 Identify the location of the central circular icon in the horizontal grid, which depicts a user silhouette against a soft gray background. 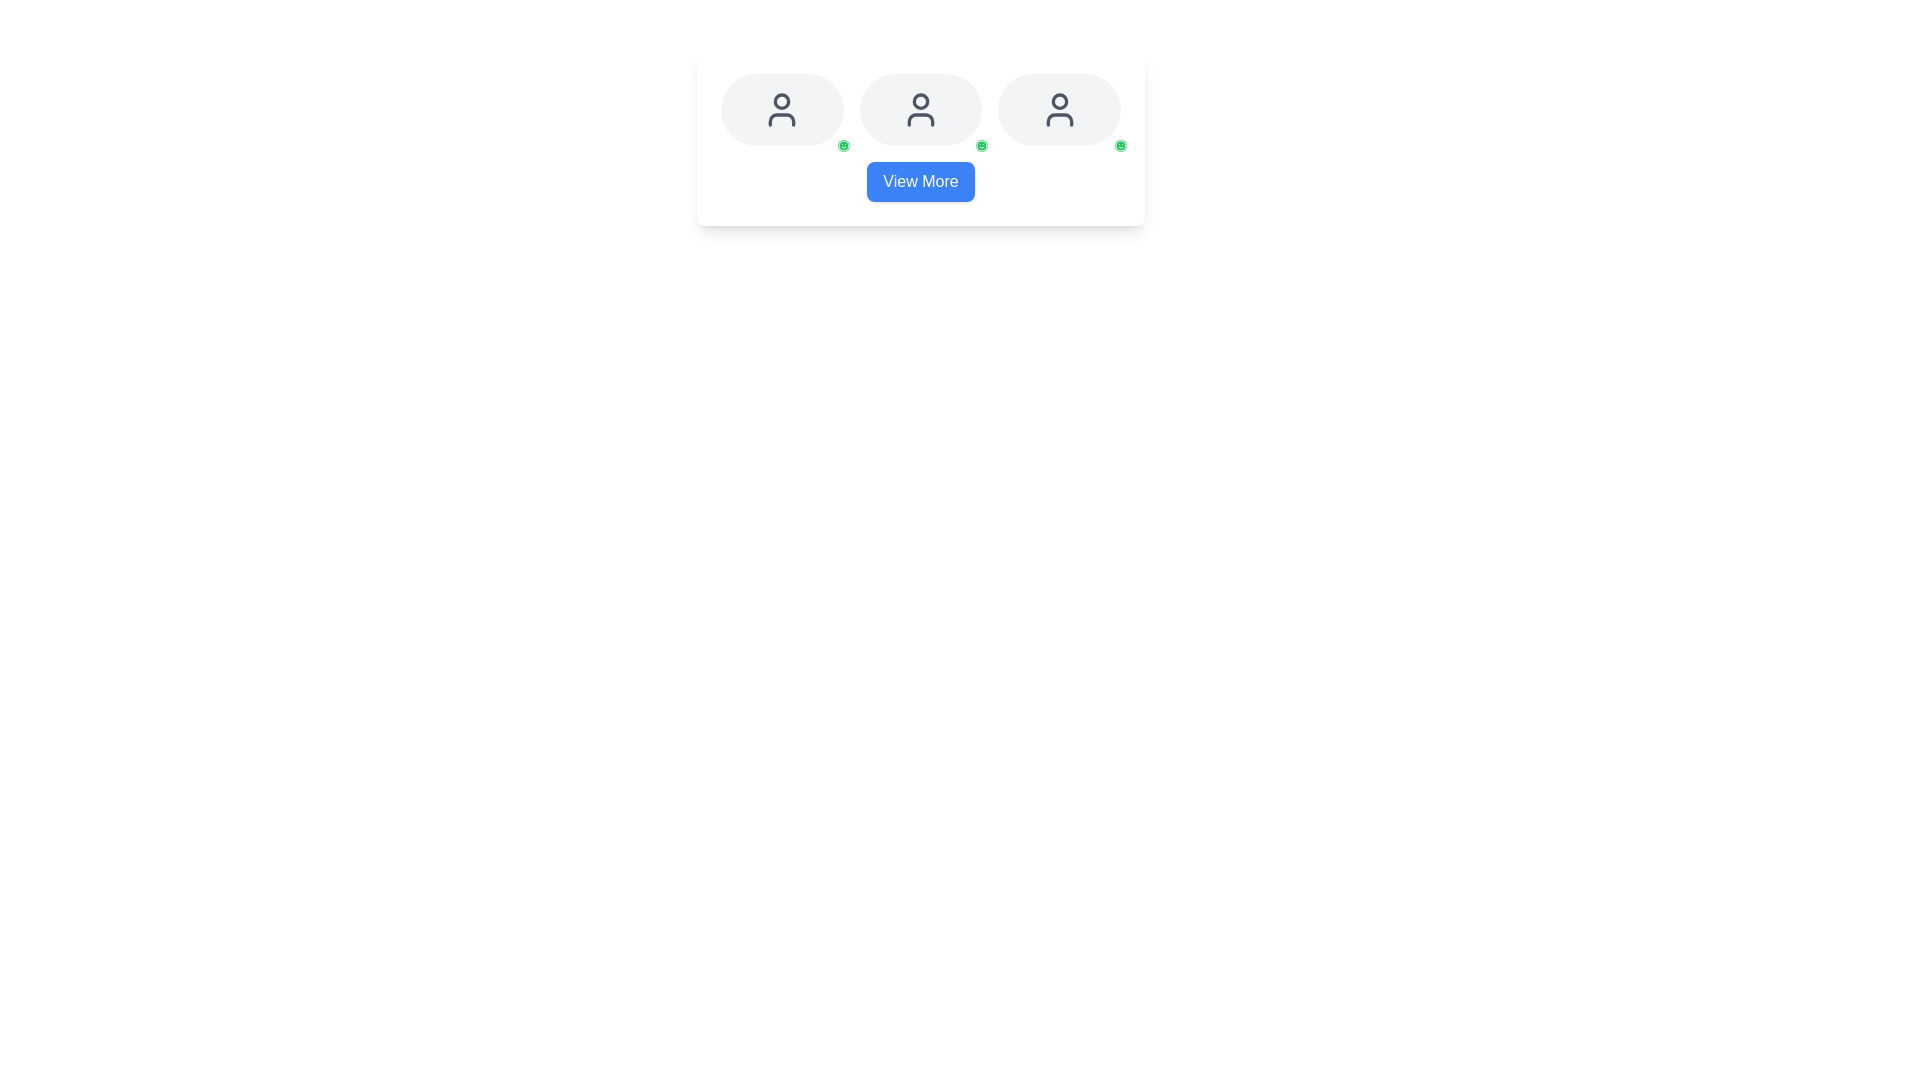
(920, 110).